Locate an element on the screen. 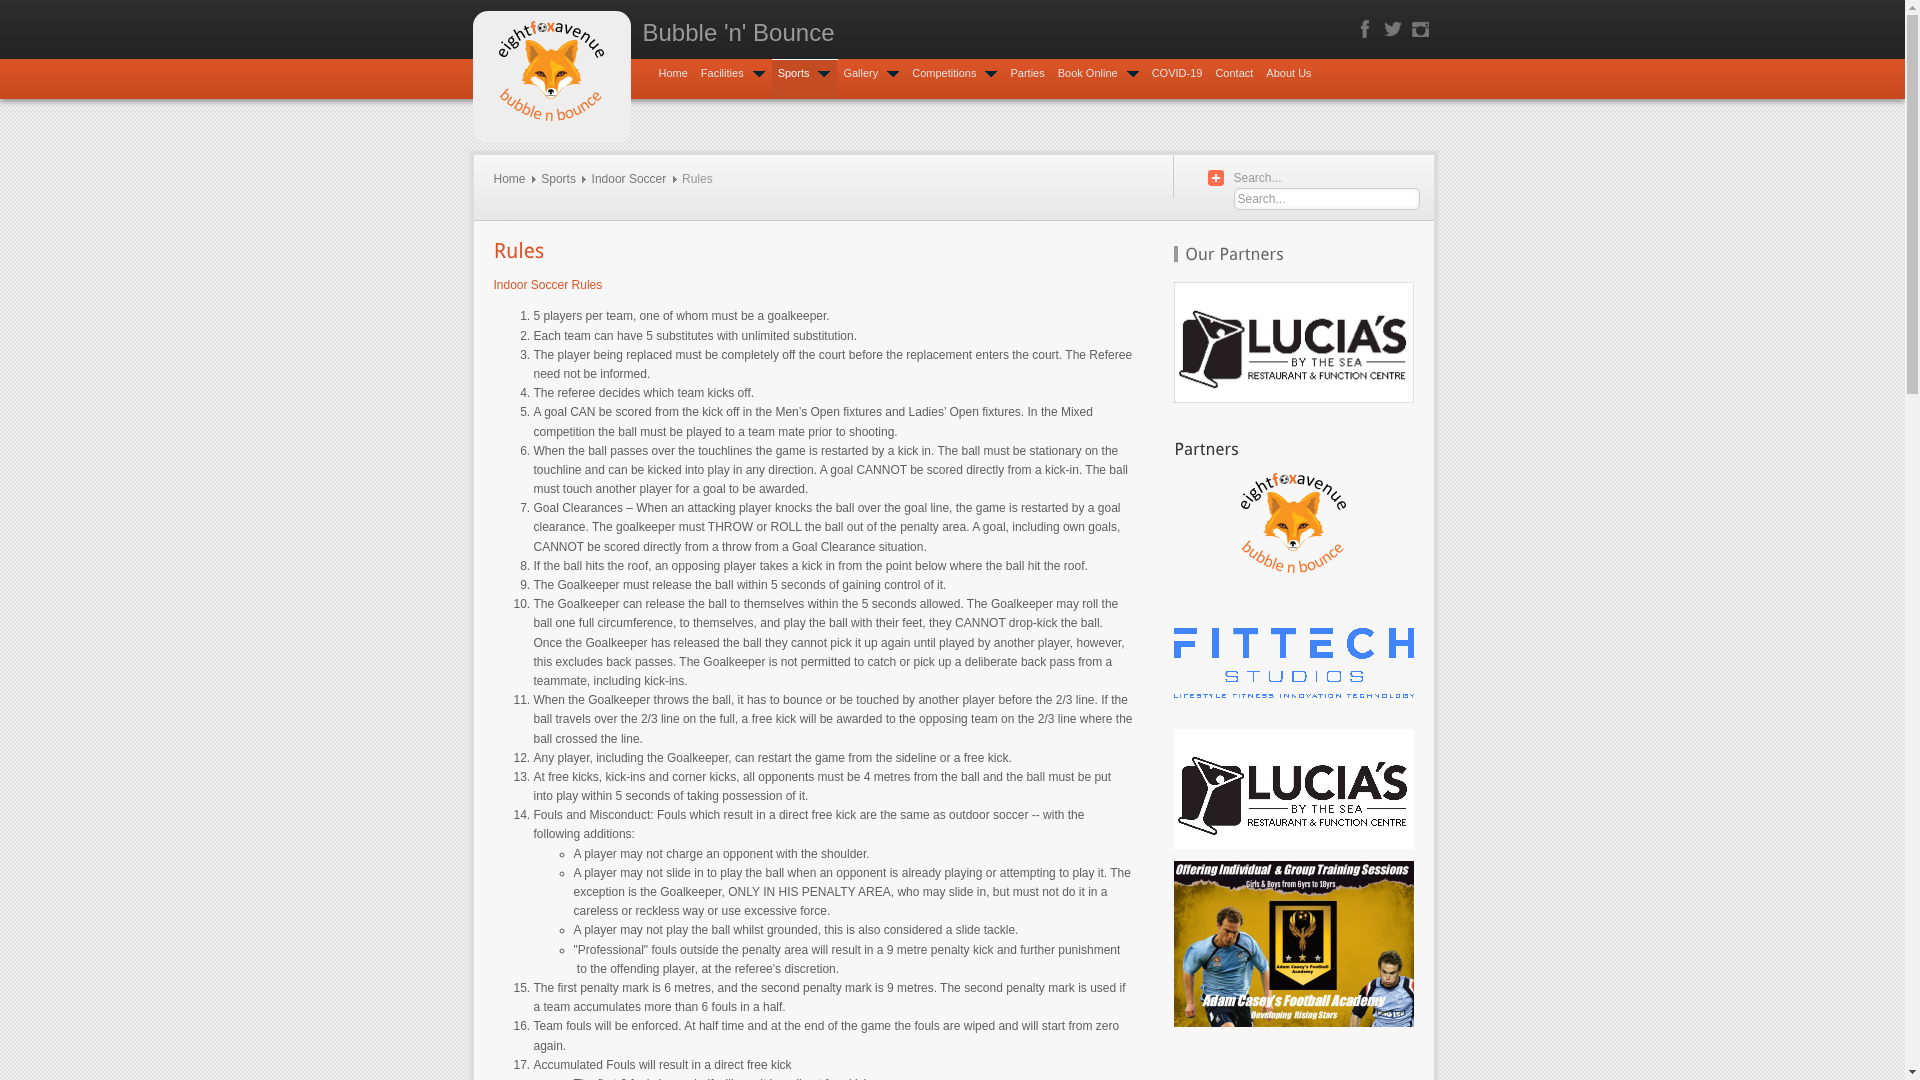 Image resolution: width=1920 pixels, height=1080 pixels. 'Visit LUCIA'S BY THE SEA Restaurant and Function Centre!' is located at coordinates (1294, 788).